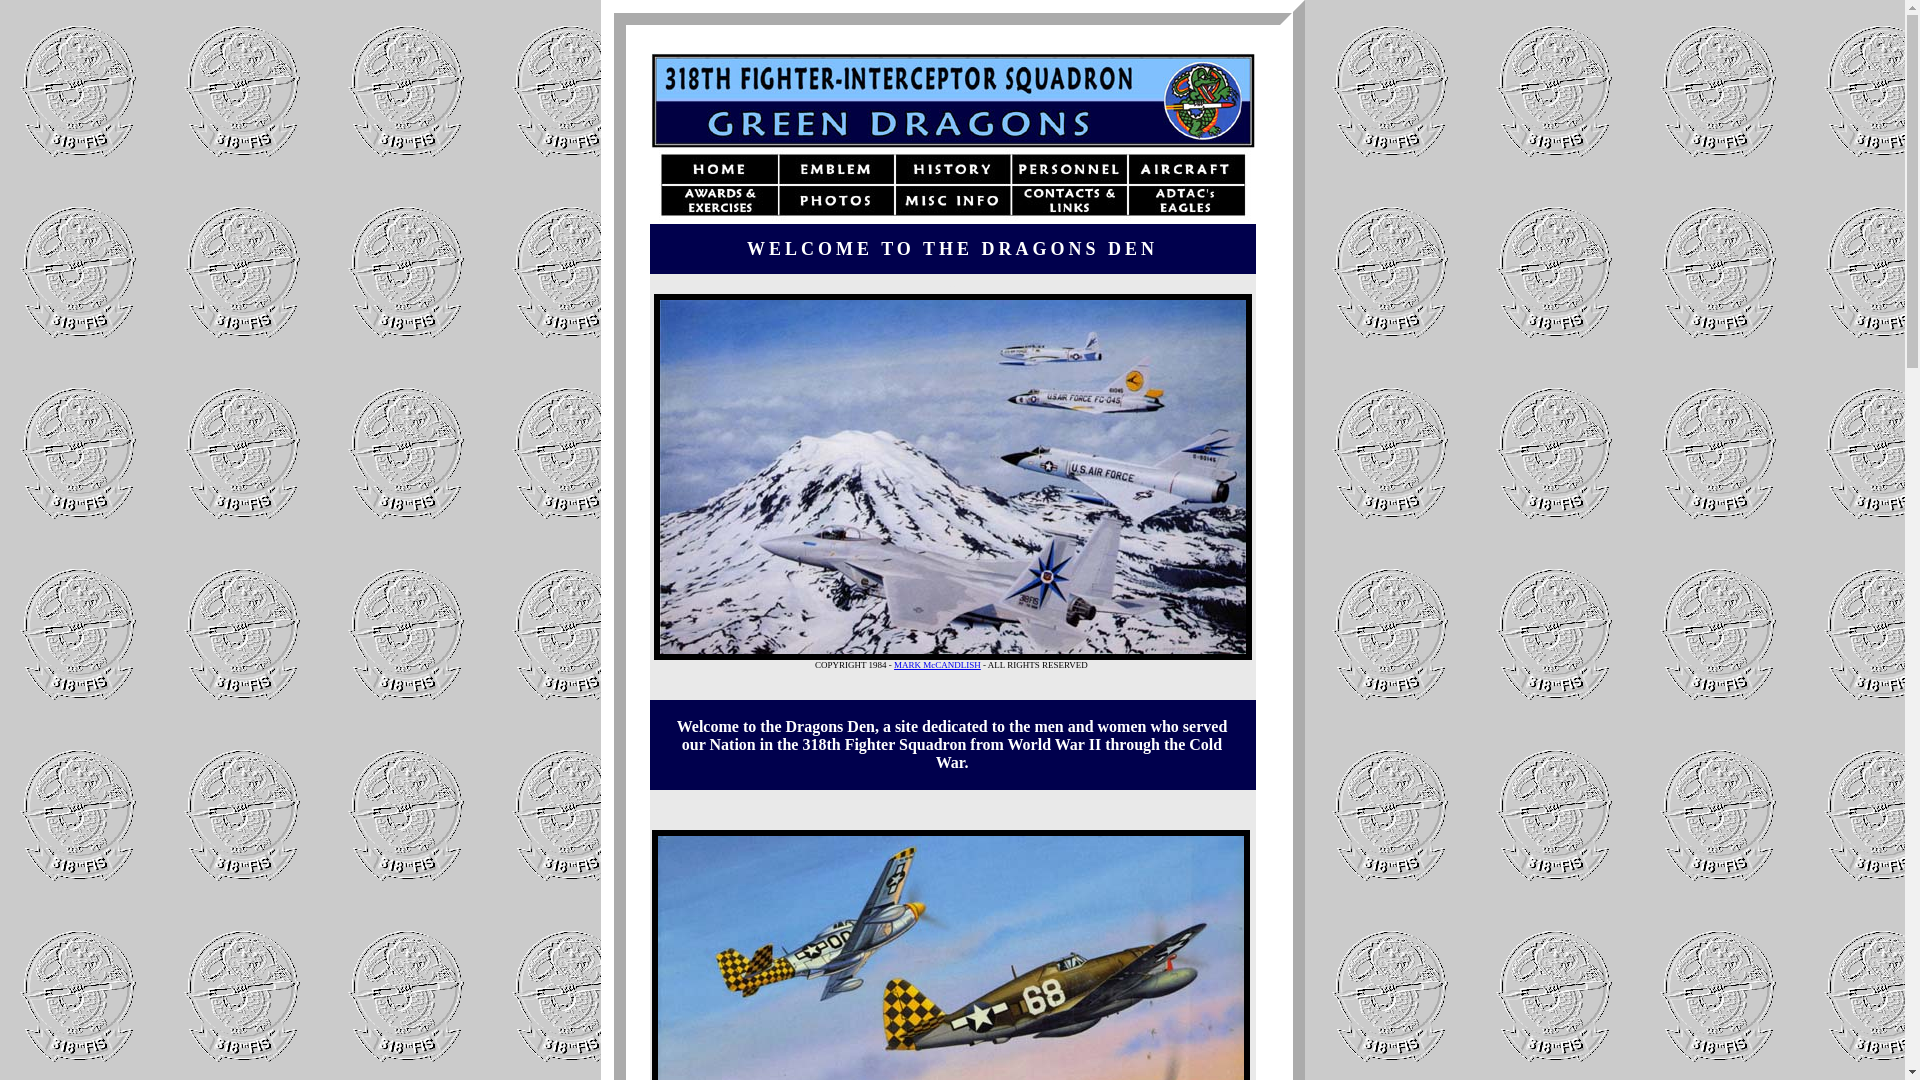 This screenshot has height=1080, width=1920. I want to click on 'MARK McCANDLISH', so click(892, 664).